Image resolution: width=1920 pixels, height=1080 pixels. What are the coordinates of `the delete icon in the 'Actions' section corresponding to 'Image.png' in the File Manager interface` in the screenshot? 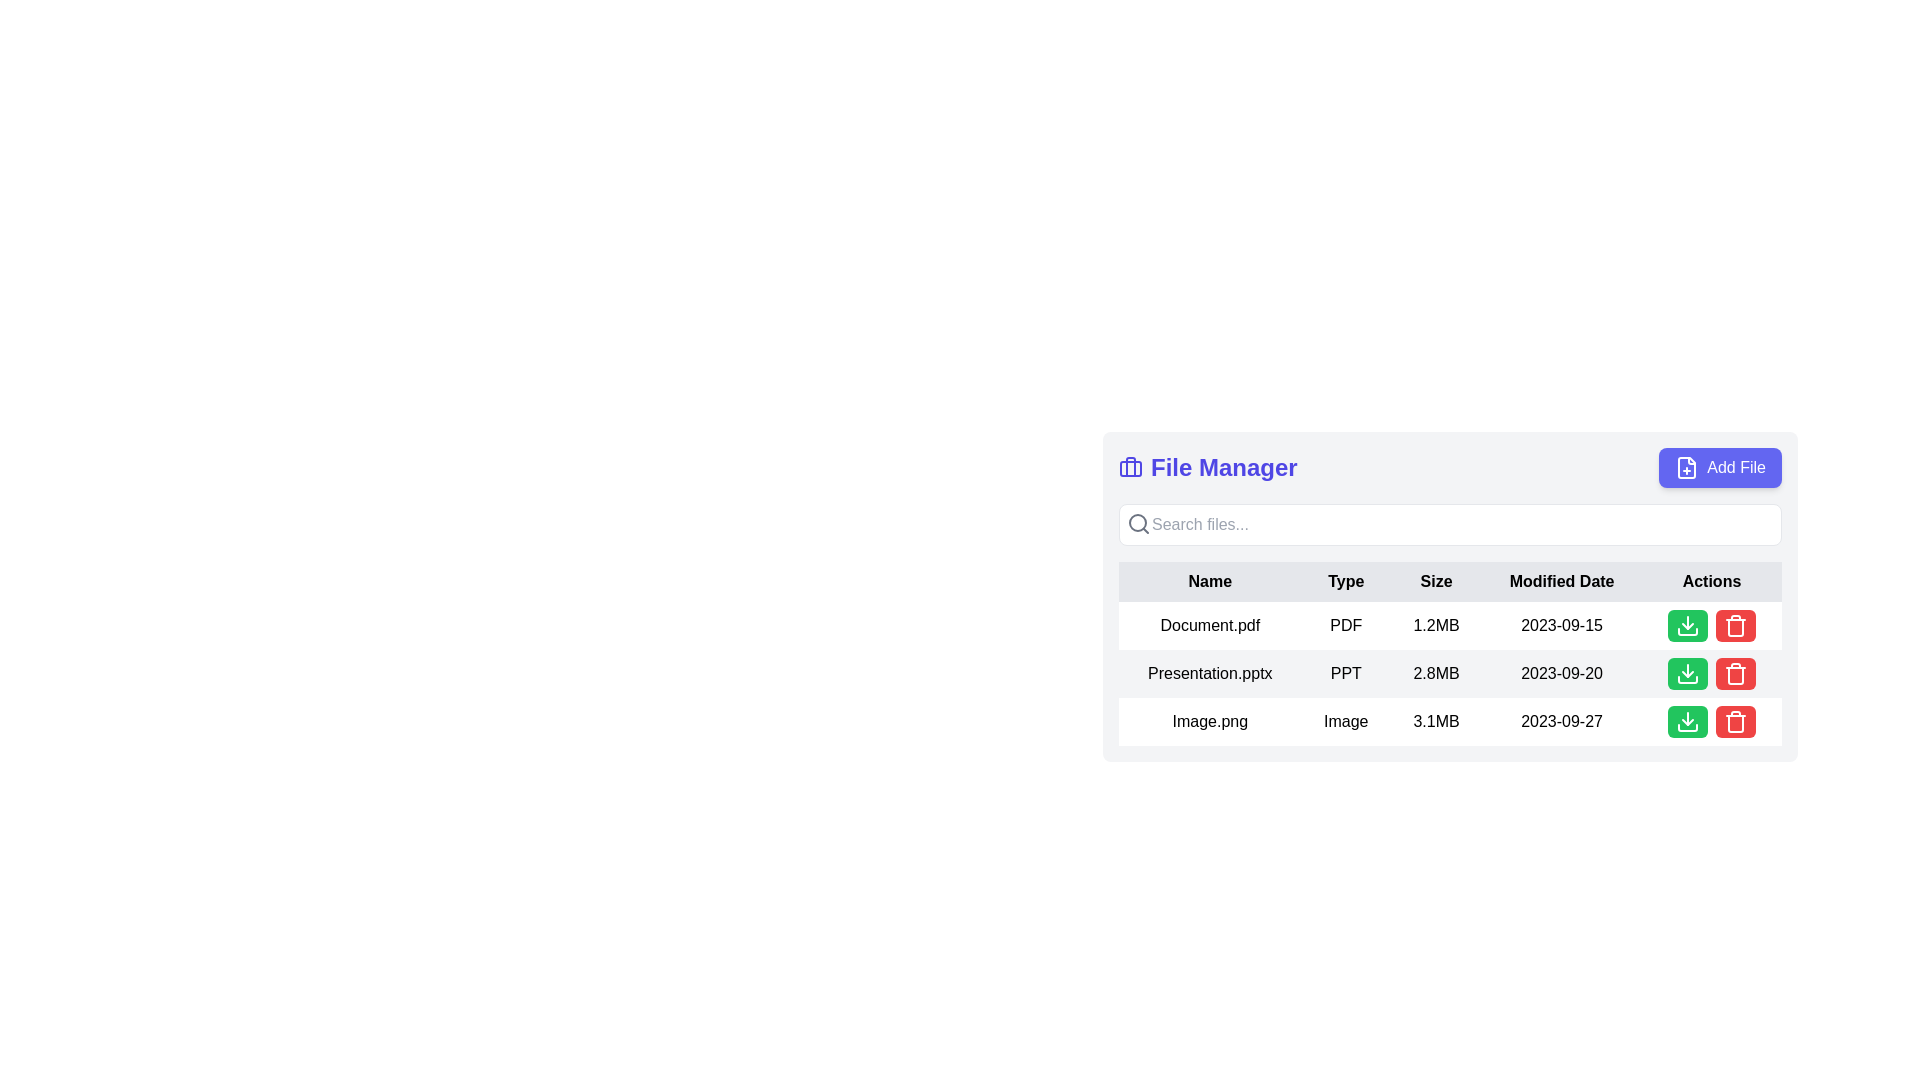 It's located at (1735, 721).